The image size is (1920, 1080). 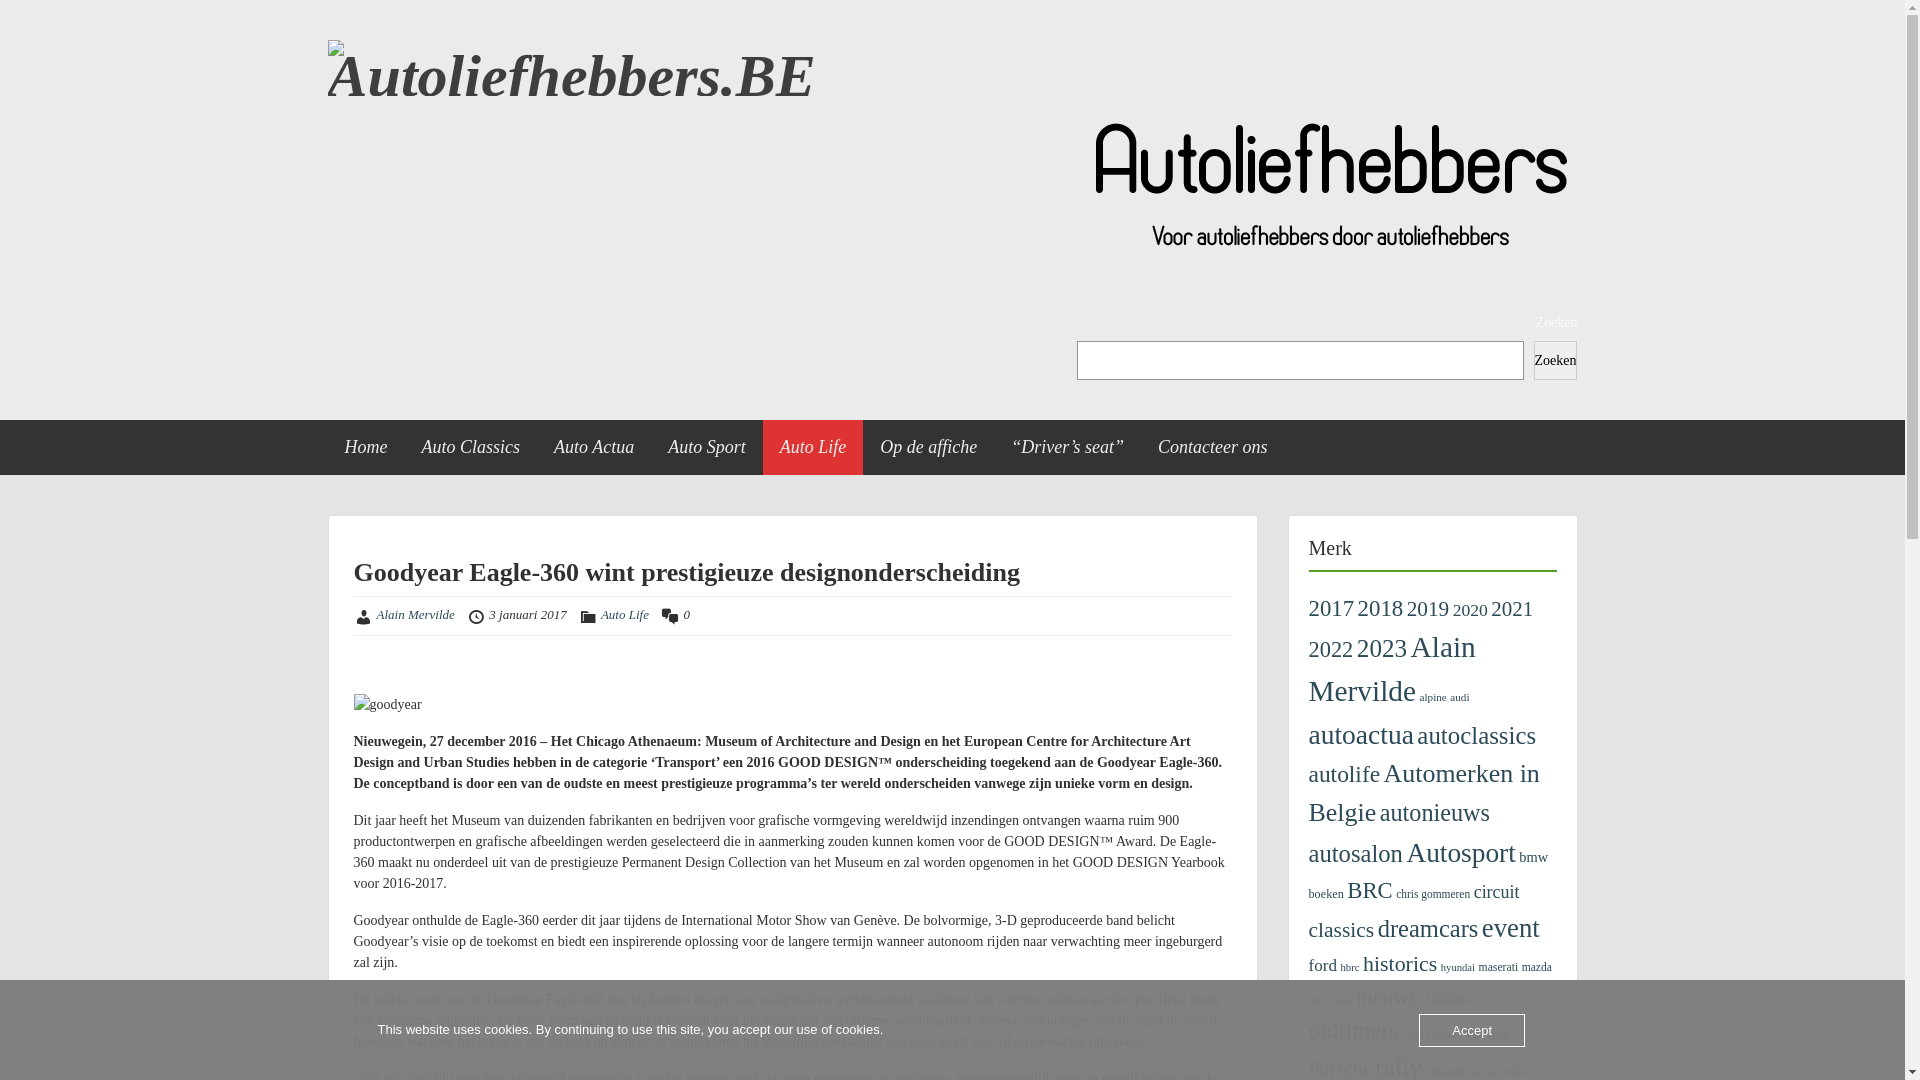 I want to click on '2019', so click(x=1426, y=608).